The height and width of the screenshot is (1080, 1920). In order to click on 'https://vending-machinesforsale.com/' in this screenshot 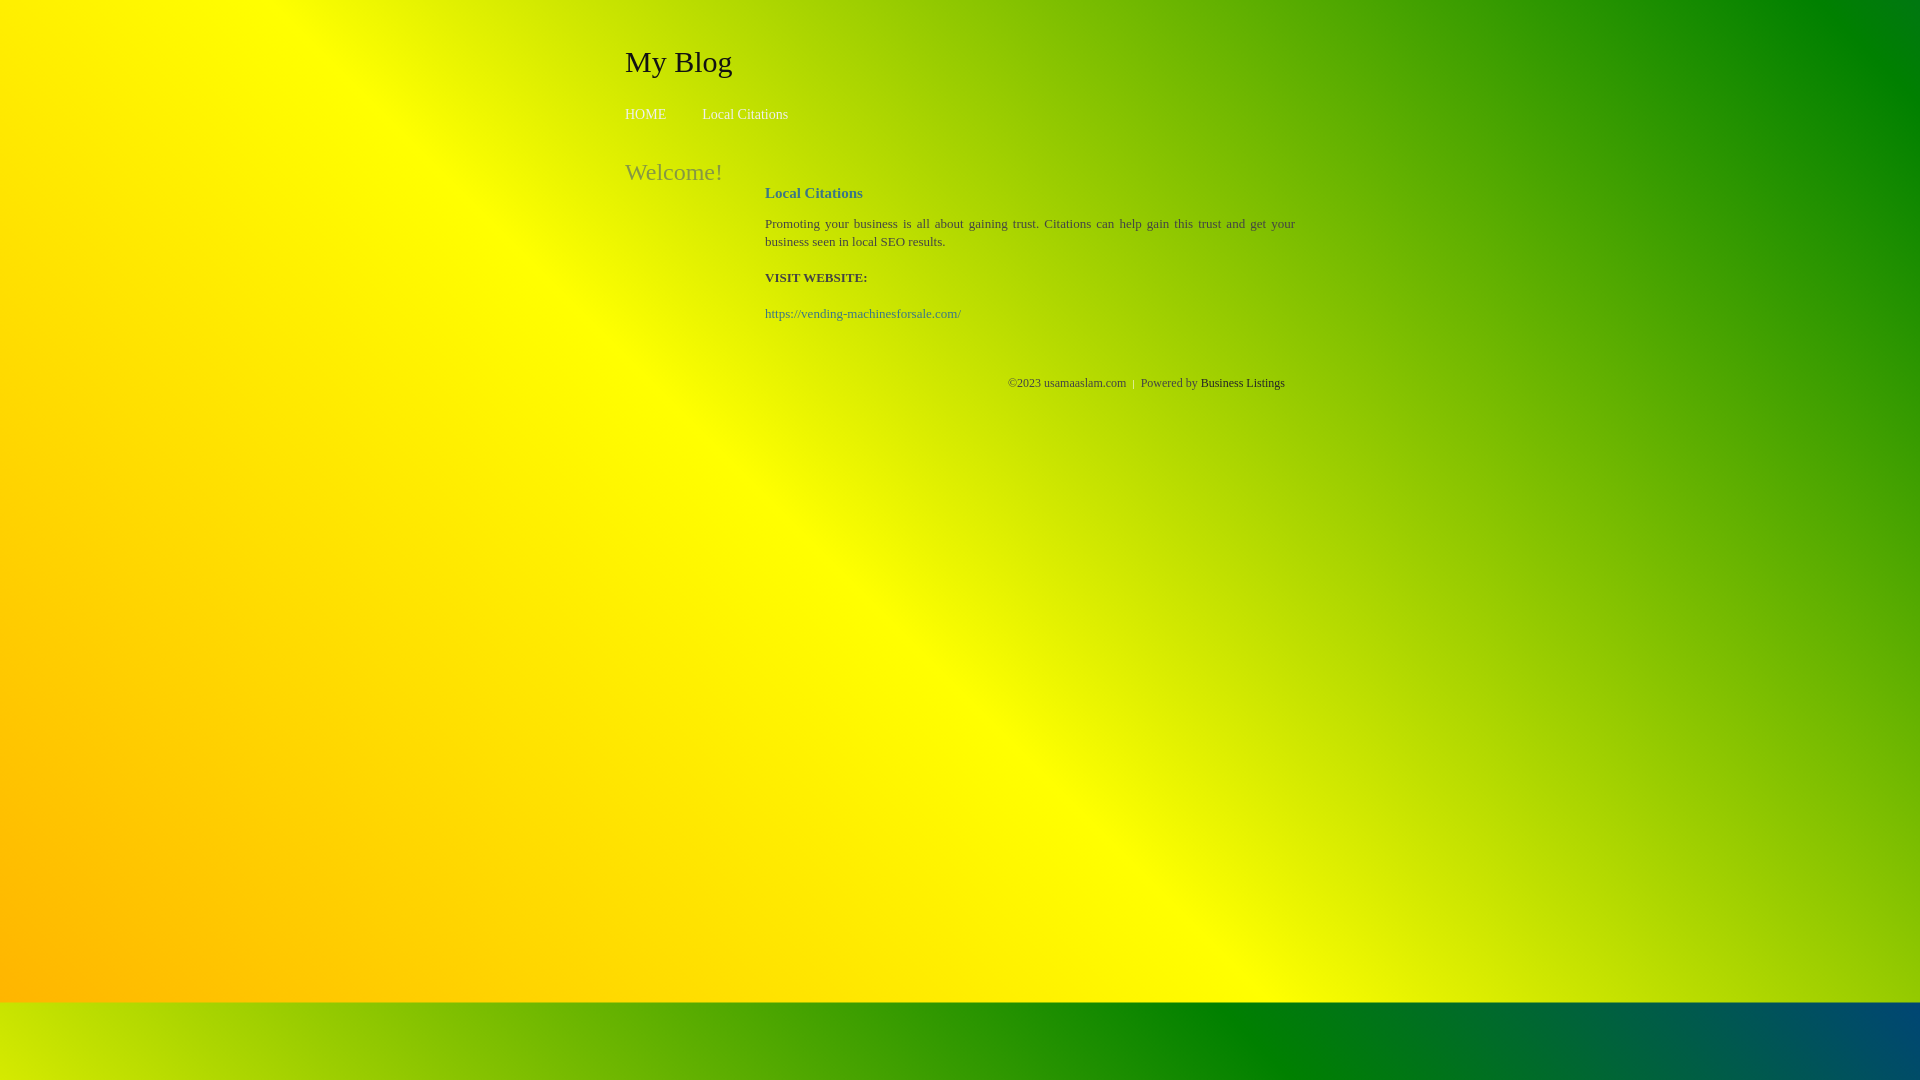, I will do `click(863, 313)`.